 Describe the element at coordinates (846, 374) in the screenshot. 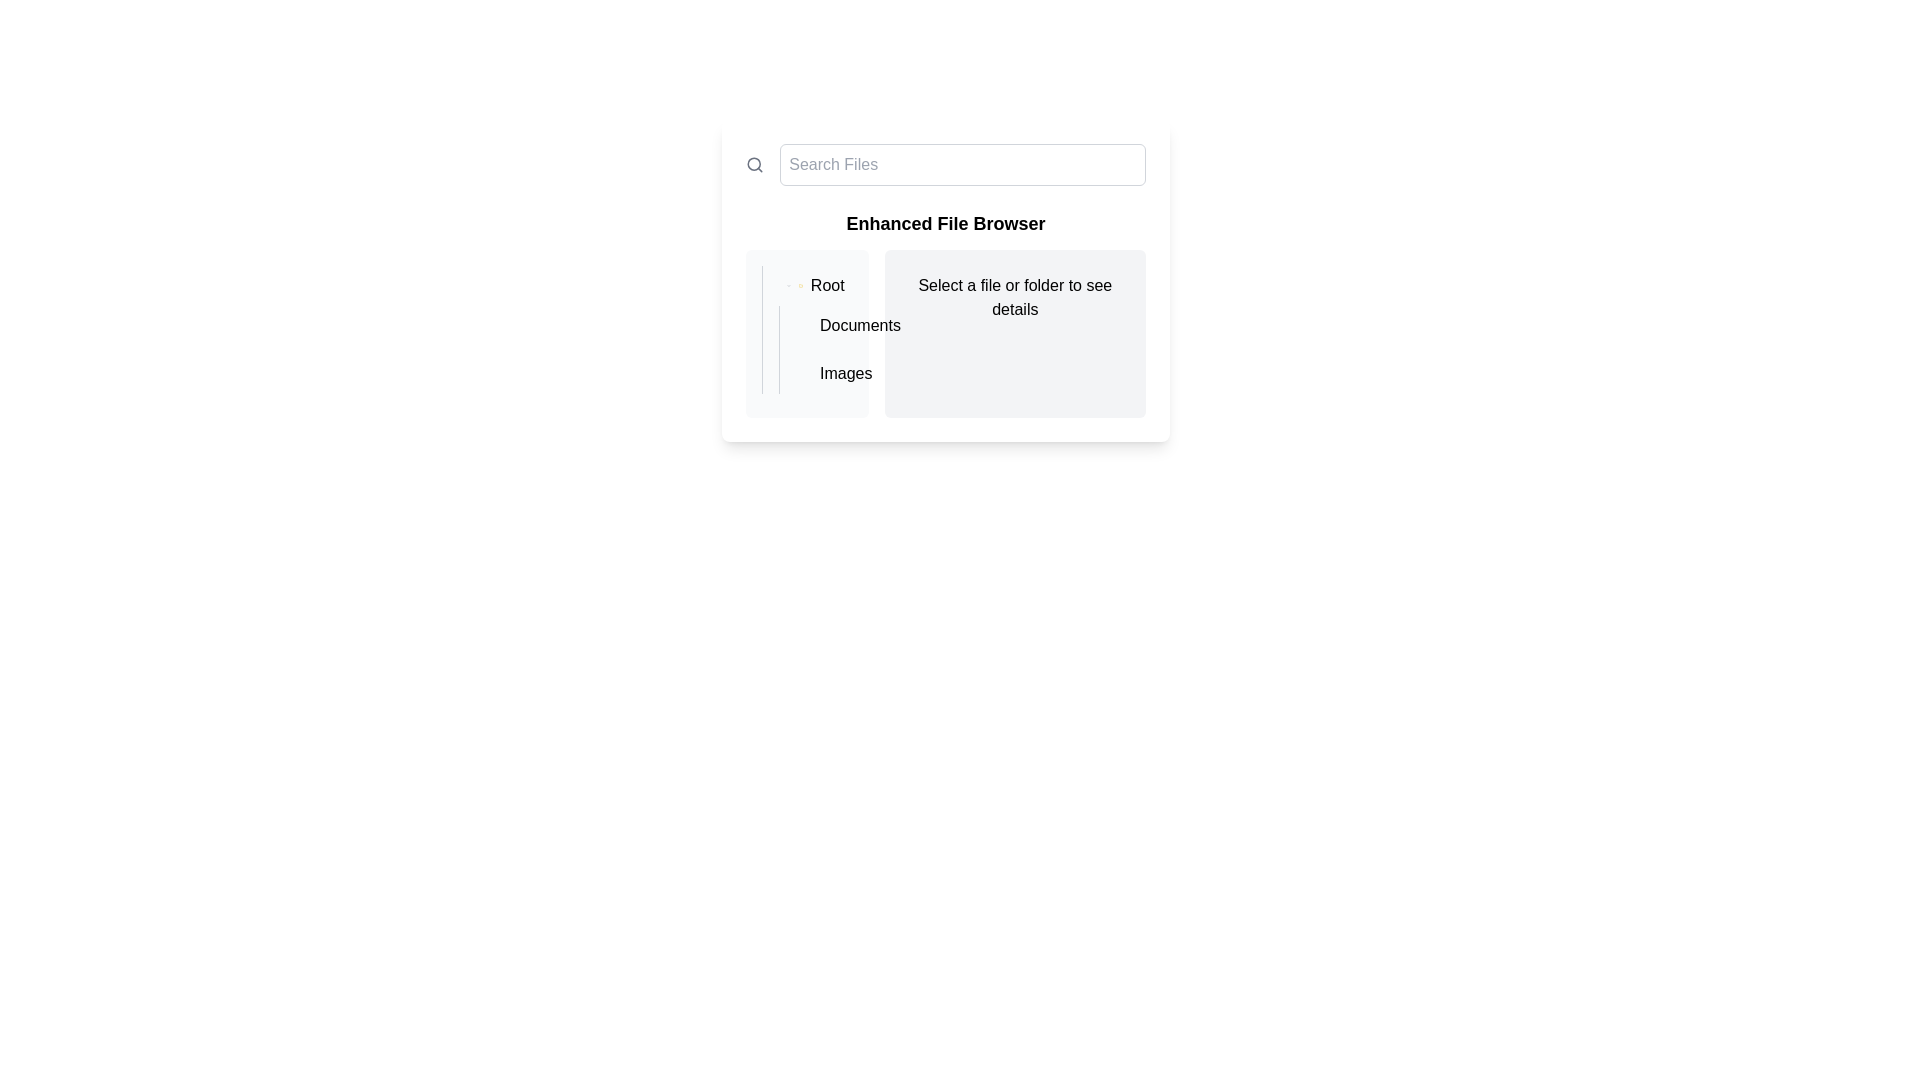

I see `the 'Images' text label in the file browser interface` at that location.